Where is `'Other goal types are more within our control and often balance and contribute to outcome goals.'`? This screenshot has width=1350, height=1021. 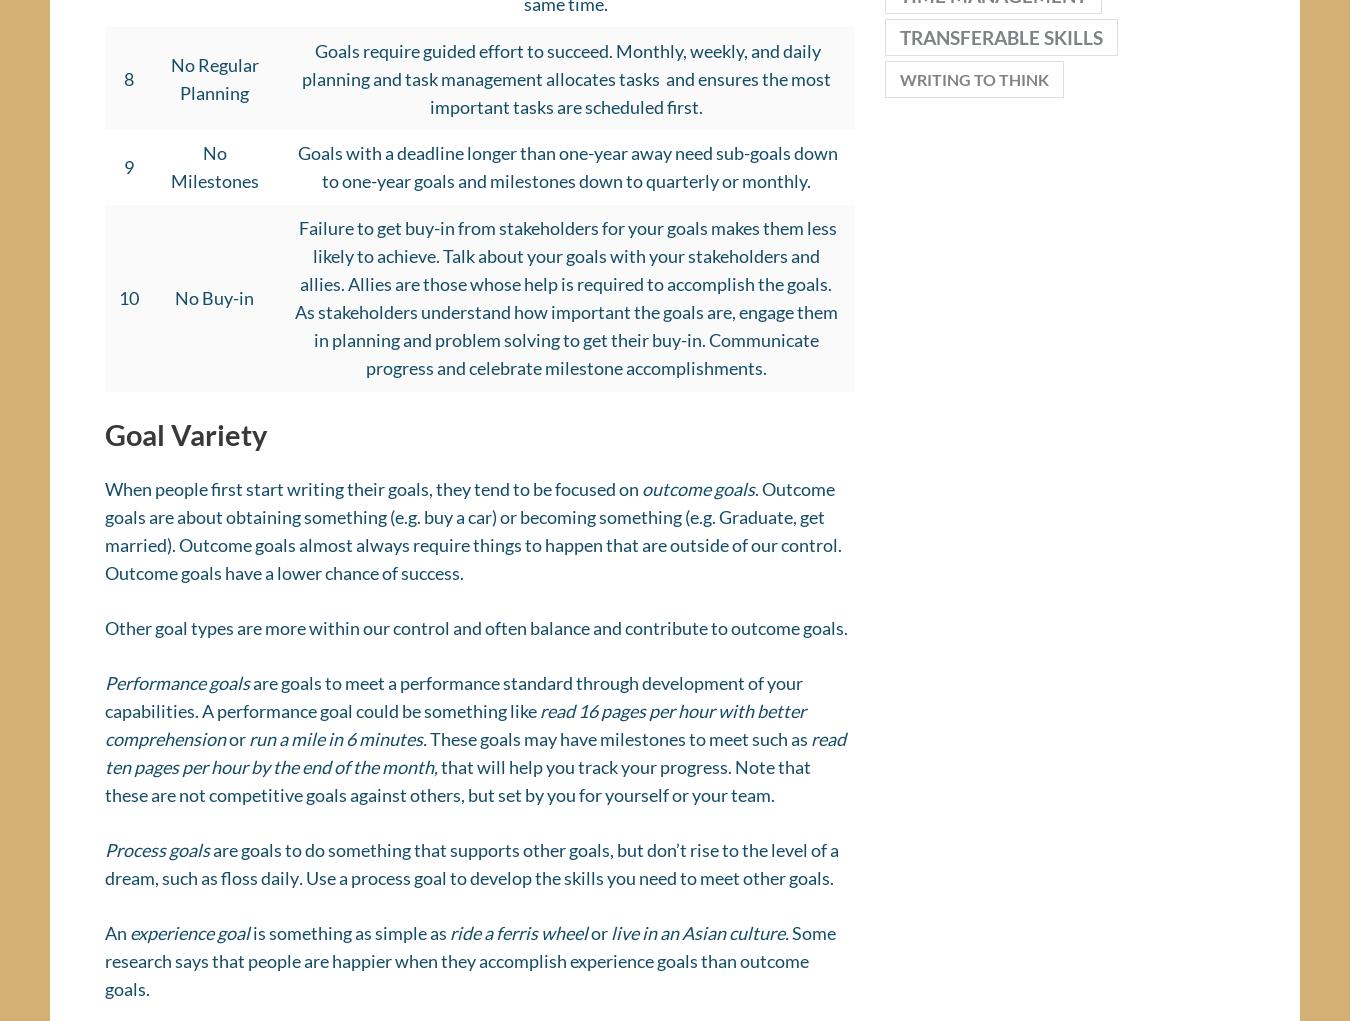 'Other goal types are more within our control and often balance and contribute to outcome goals.' is located at coordinates (475, 633).